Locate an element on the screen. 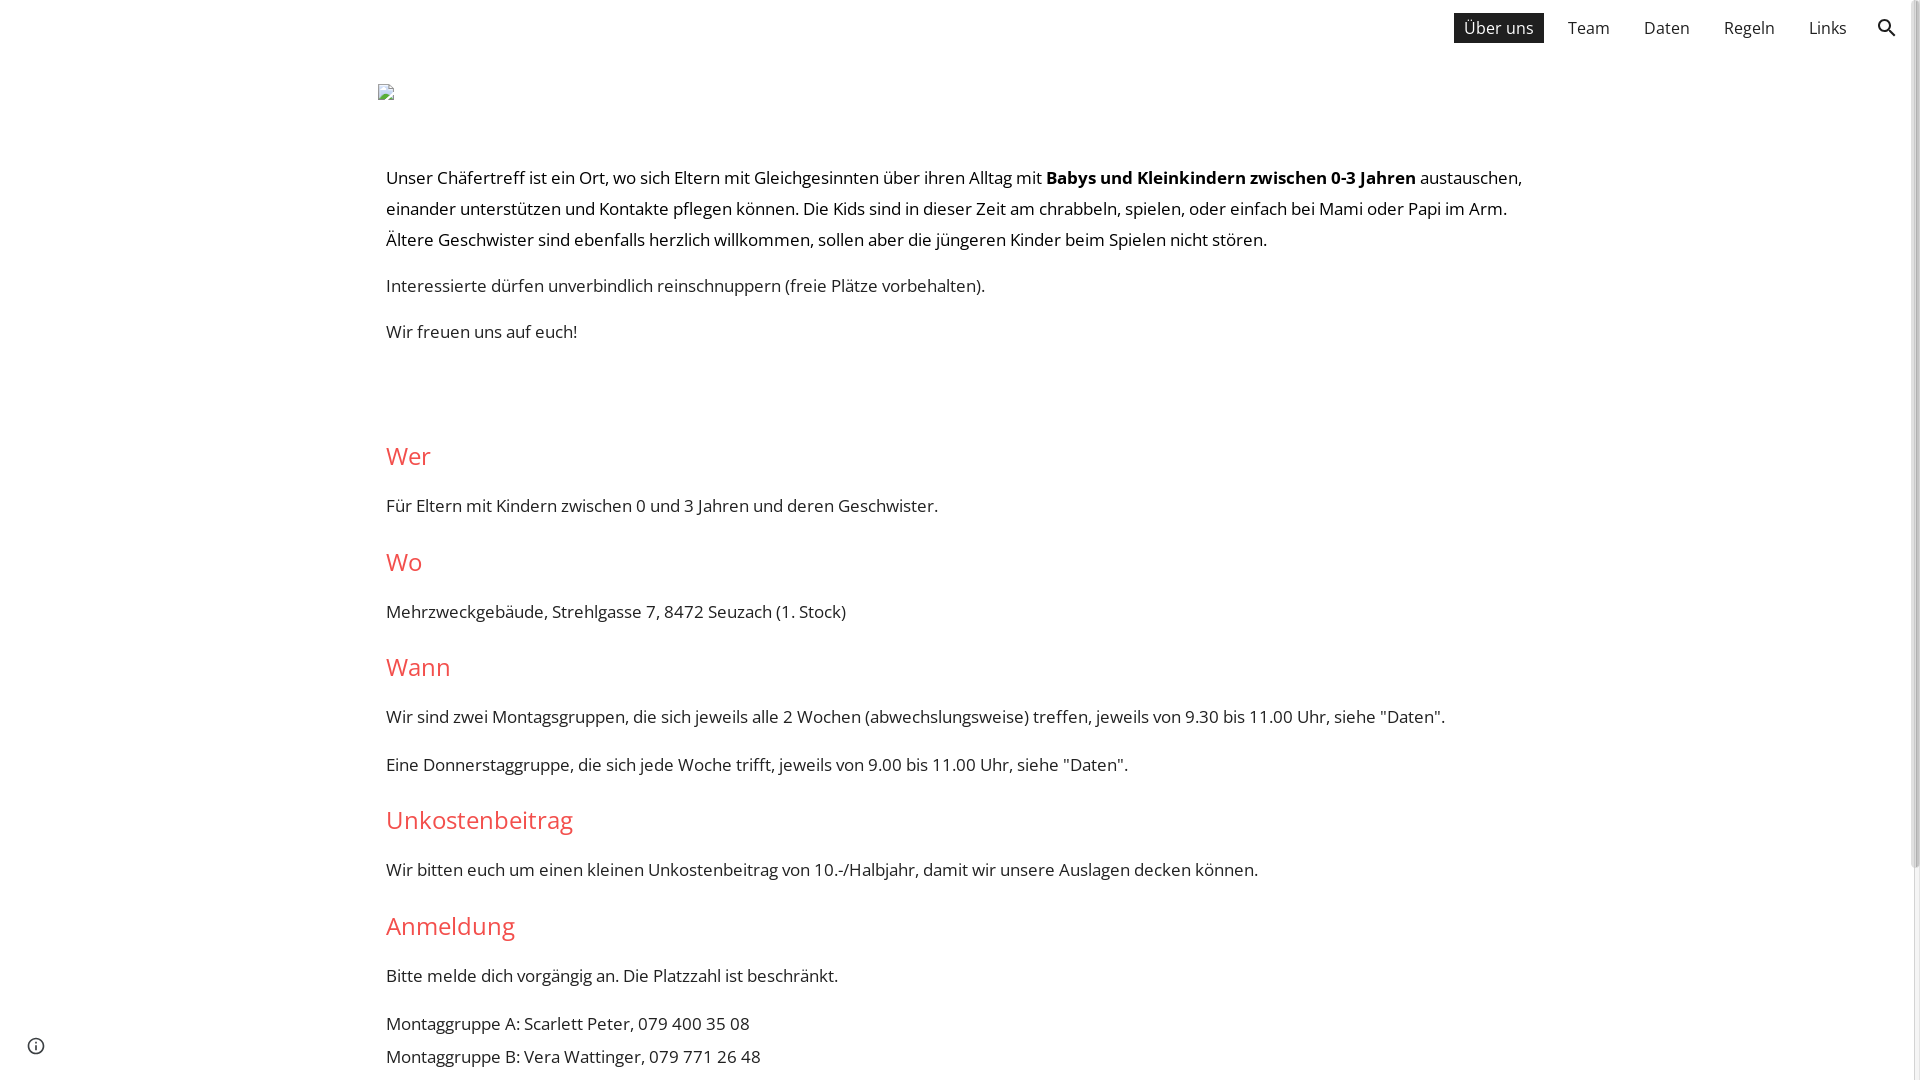  'Regeln' is located at coordinates (1748, 27).